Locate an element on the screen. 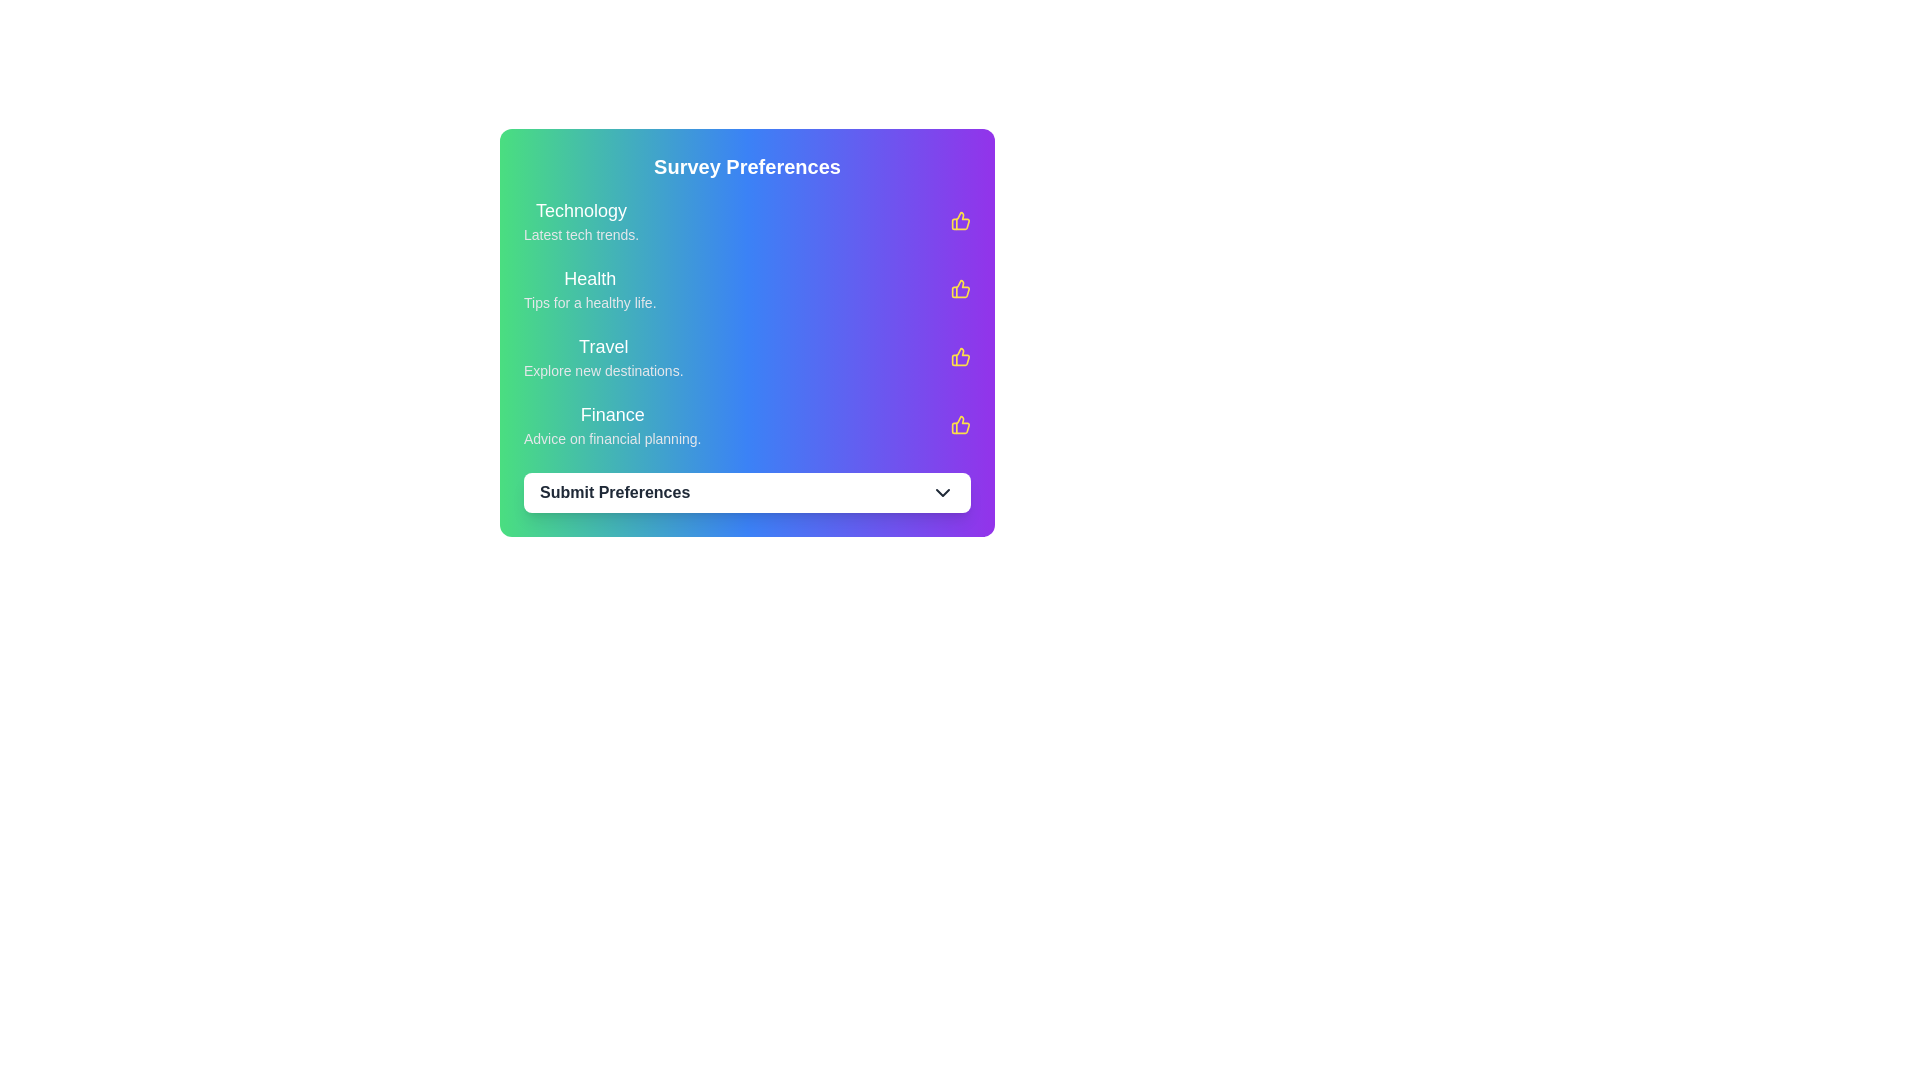 This screenshot has height=1080, width=1920. the Header text element that serves as the title for the survey preferences selection interface, located at the top of the survey section is located at coordinates (746, 165).